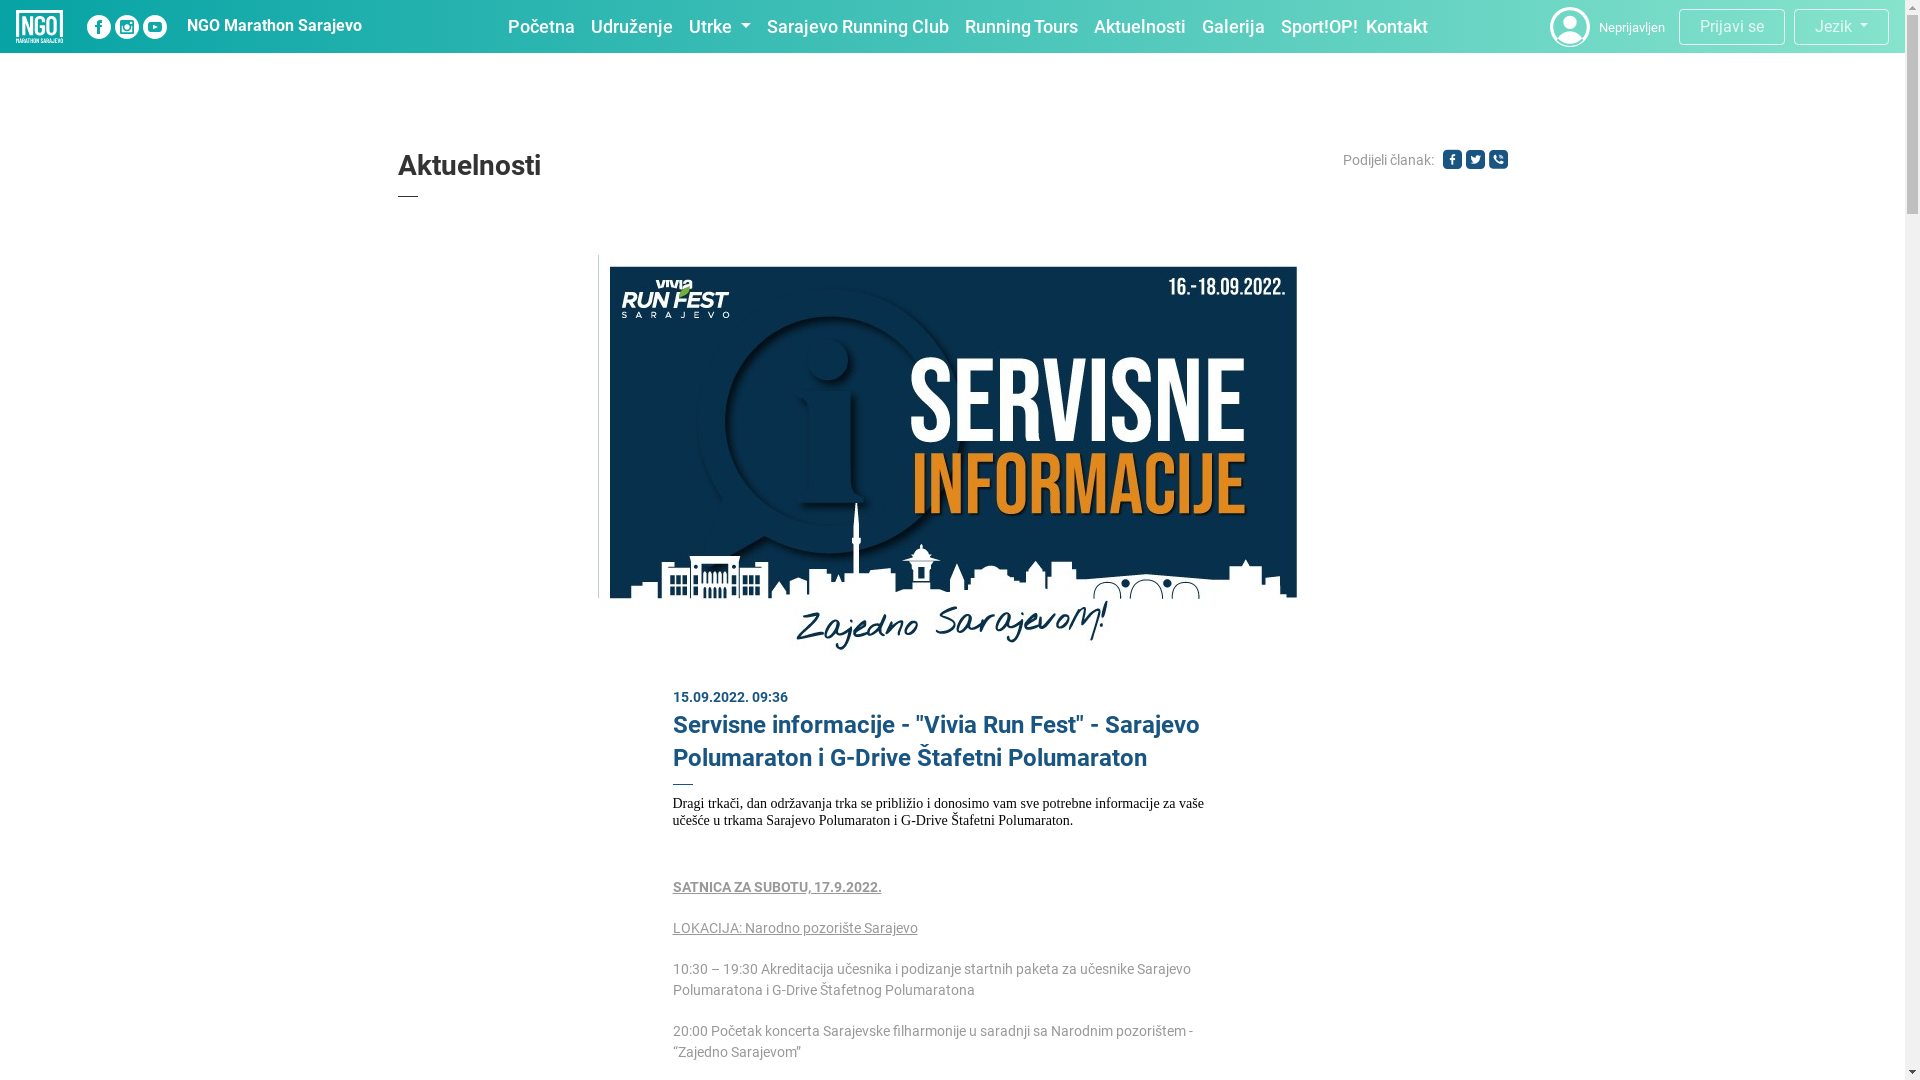 The width and height of the screenshot is (1920, 1080). Describe the element at coordinates (1840, 27) in the screenshot. I see `'Jezik'` at that location.